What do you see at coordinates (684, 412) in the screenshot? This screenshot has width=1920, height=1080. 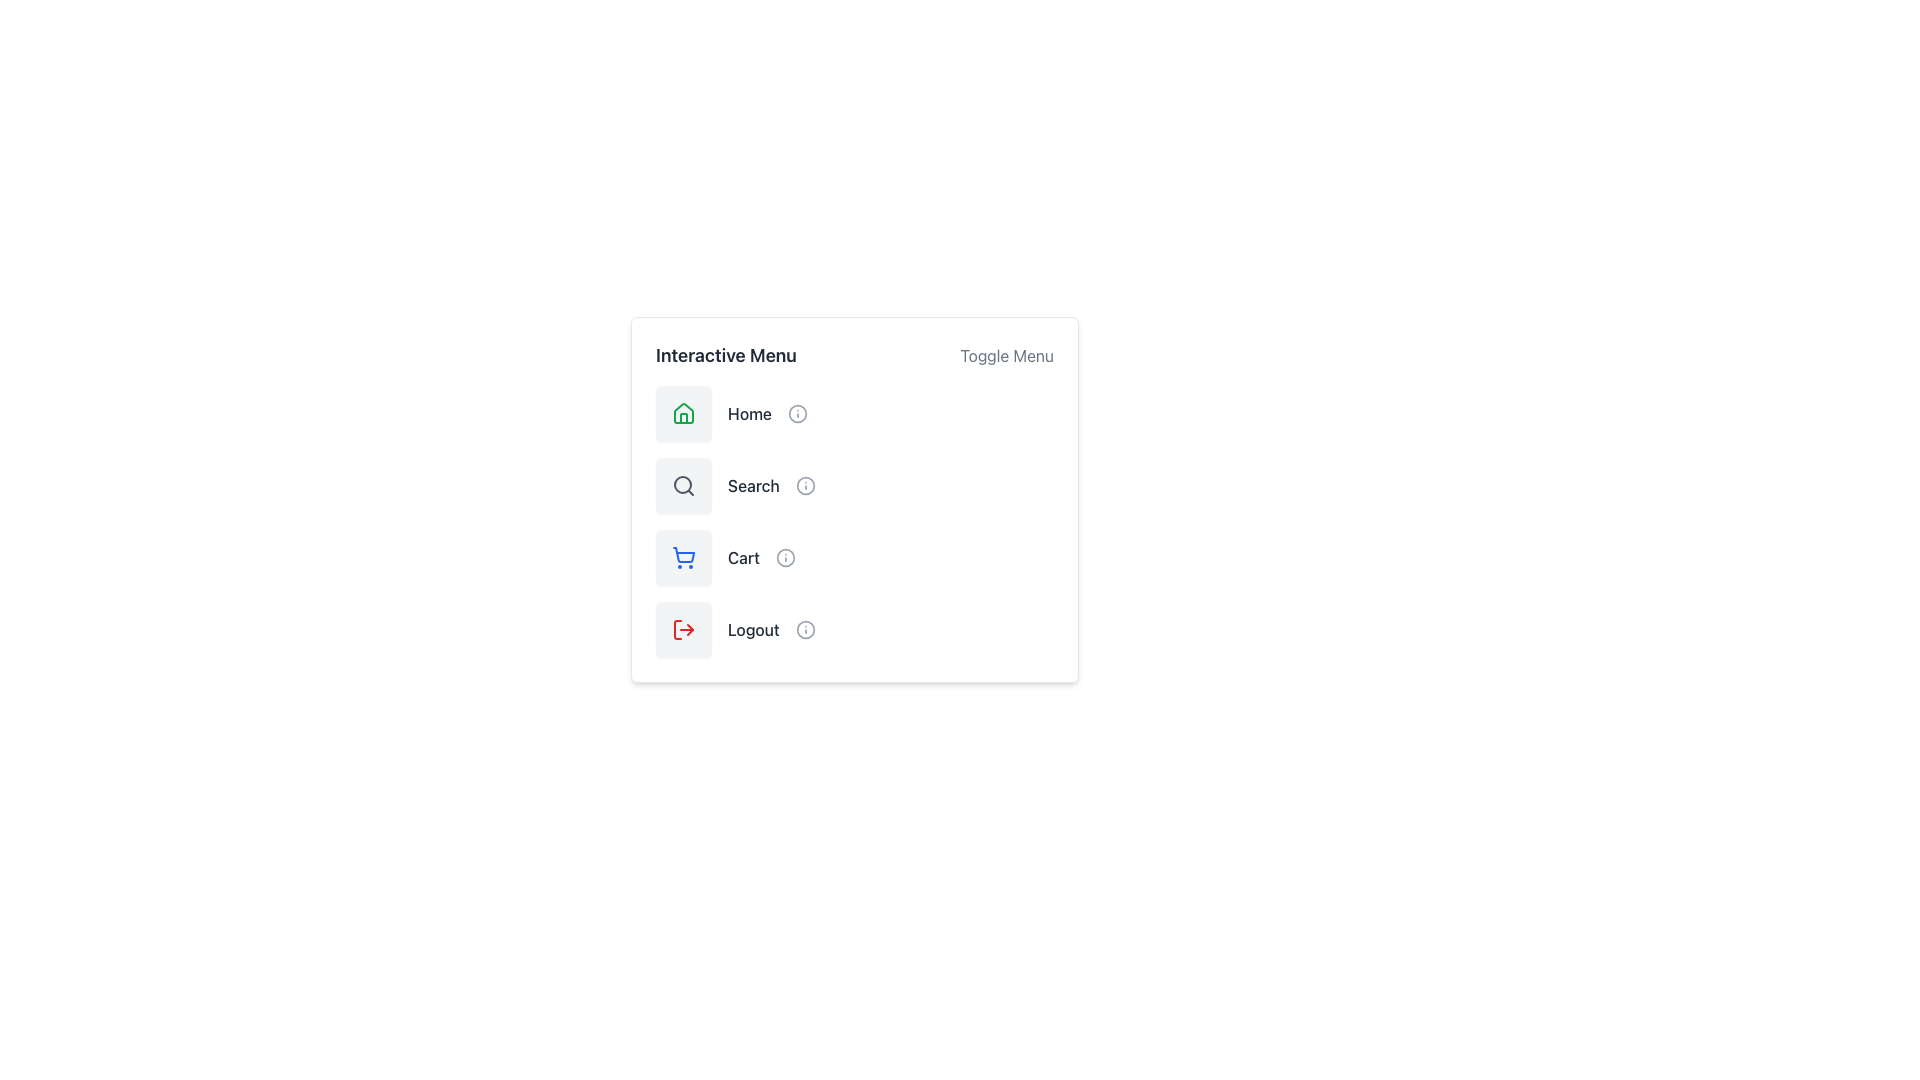 I see `the 'Home' icon in the topmost block of the menu interface` at bounding box center [684, 412].